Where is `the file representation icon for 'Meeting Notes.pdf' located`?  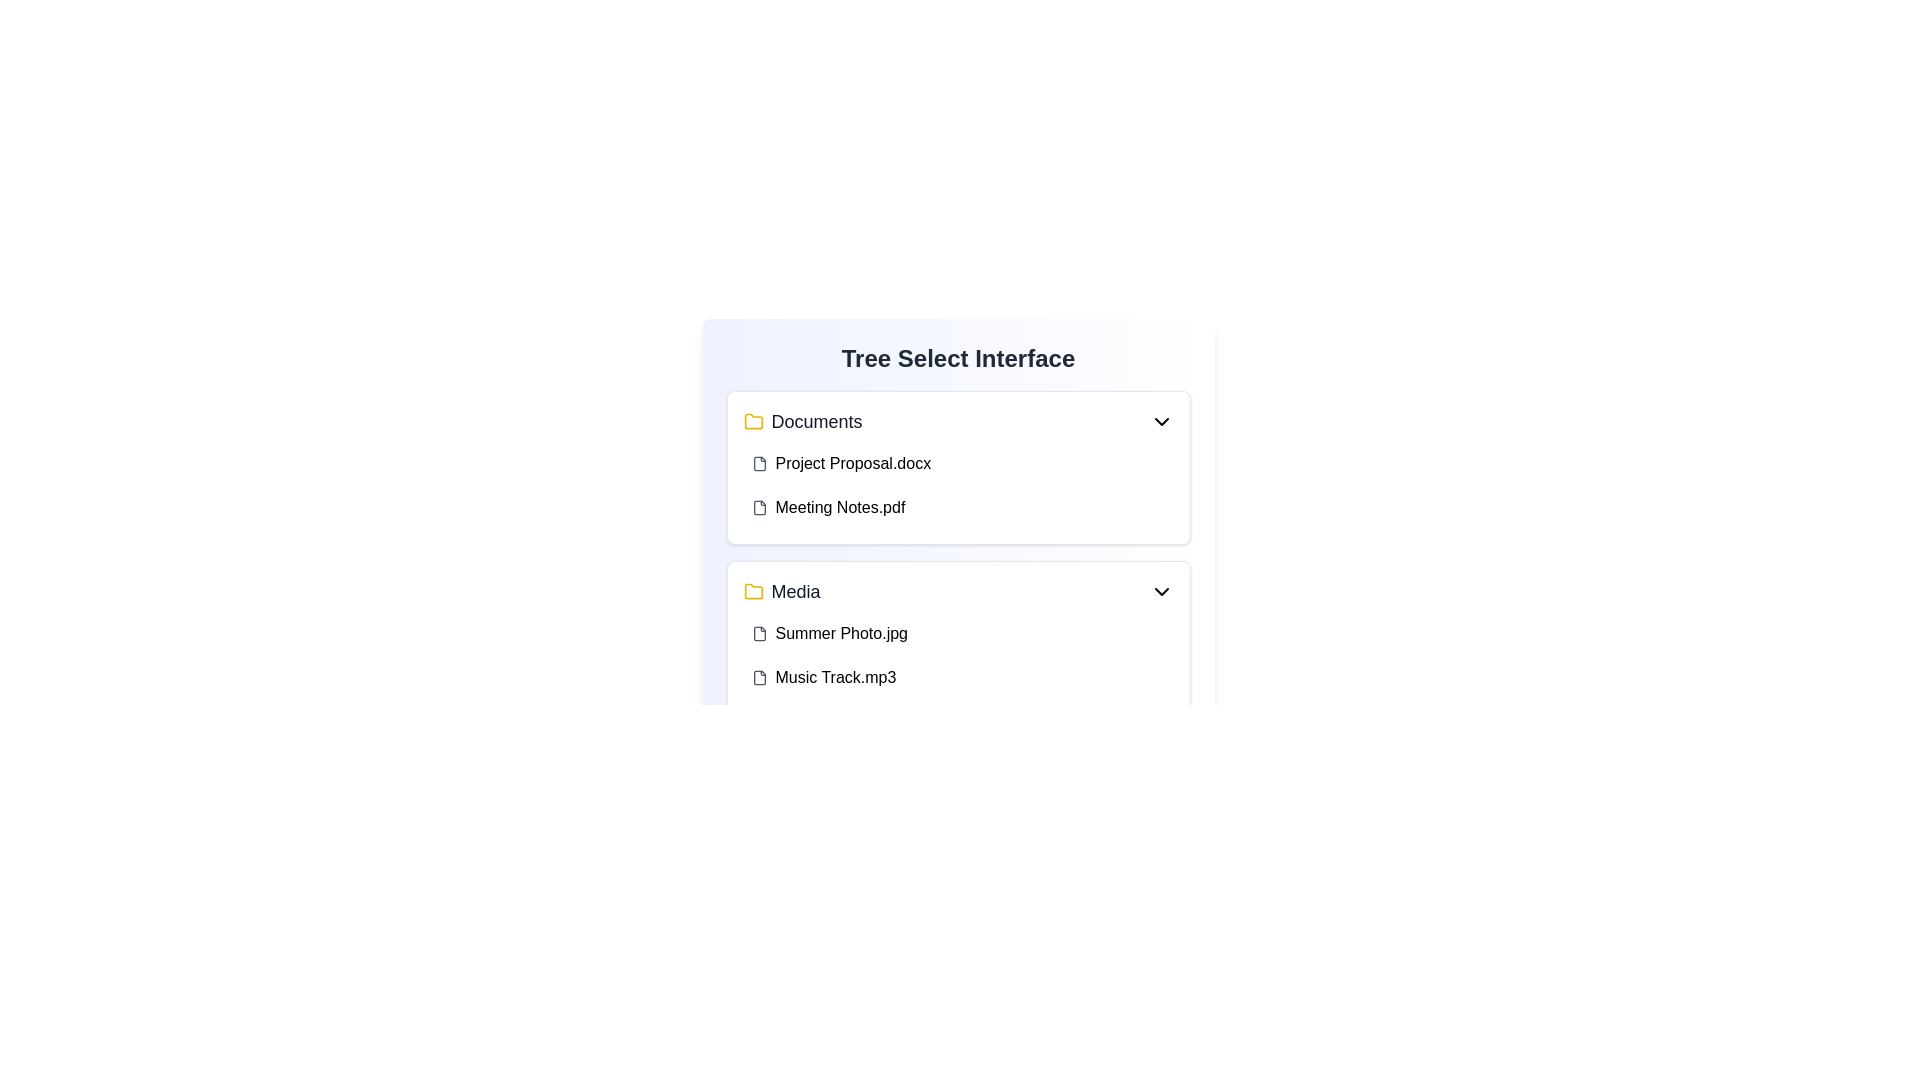 the file representation icon for 'Meeting Notes.pdf' located is located at coordinates (758, 507).